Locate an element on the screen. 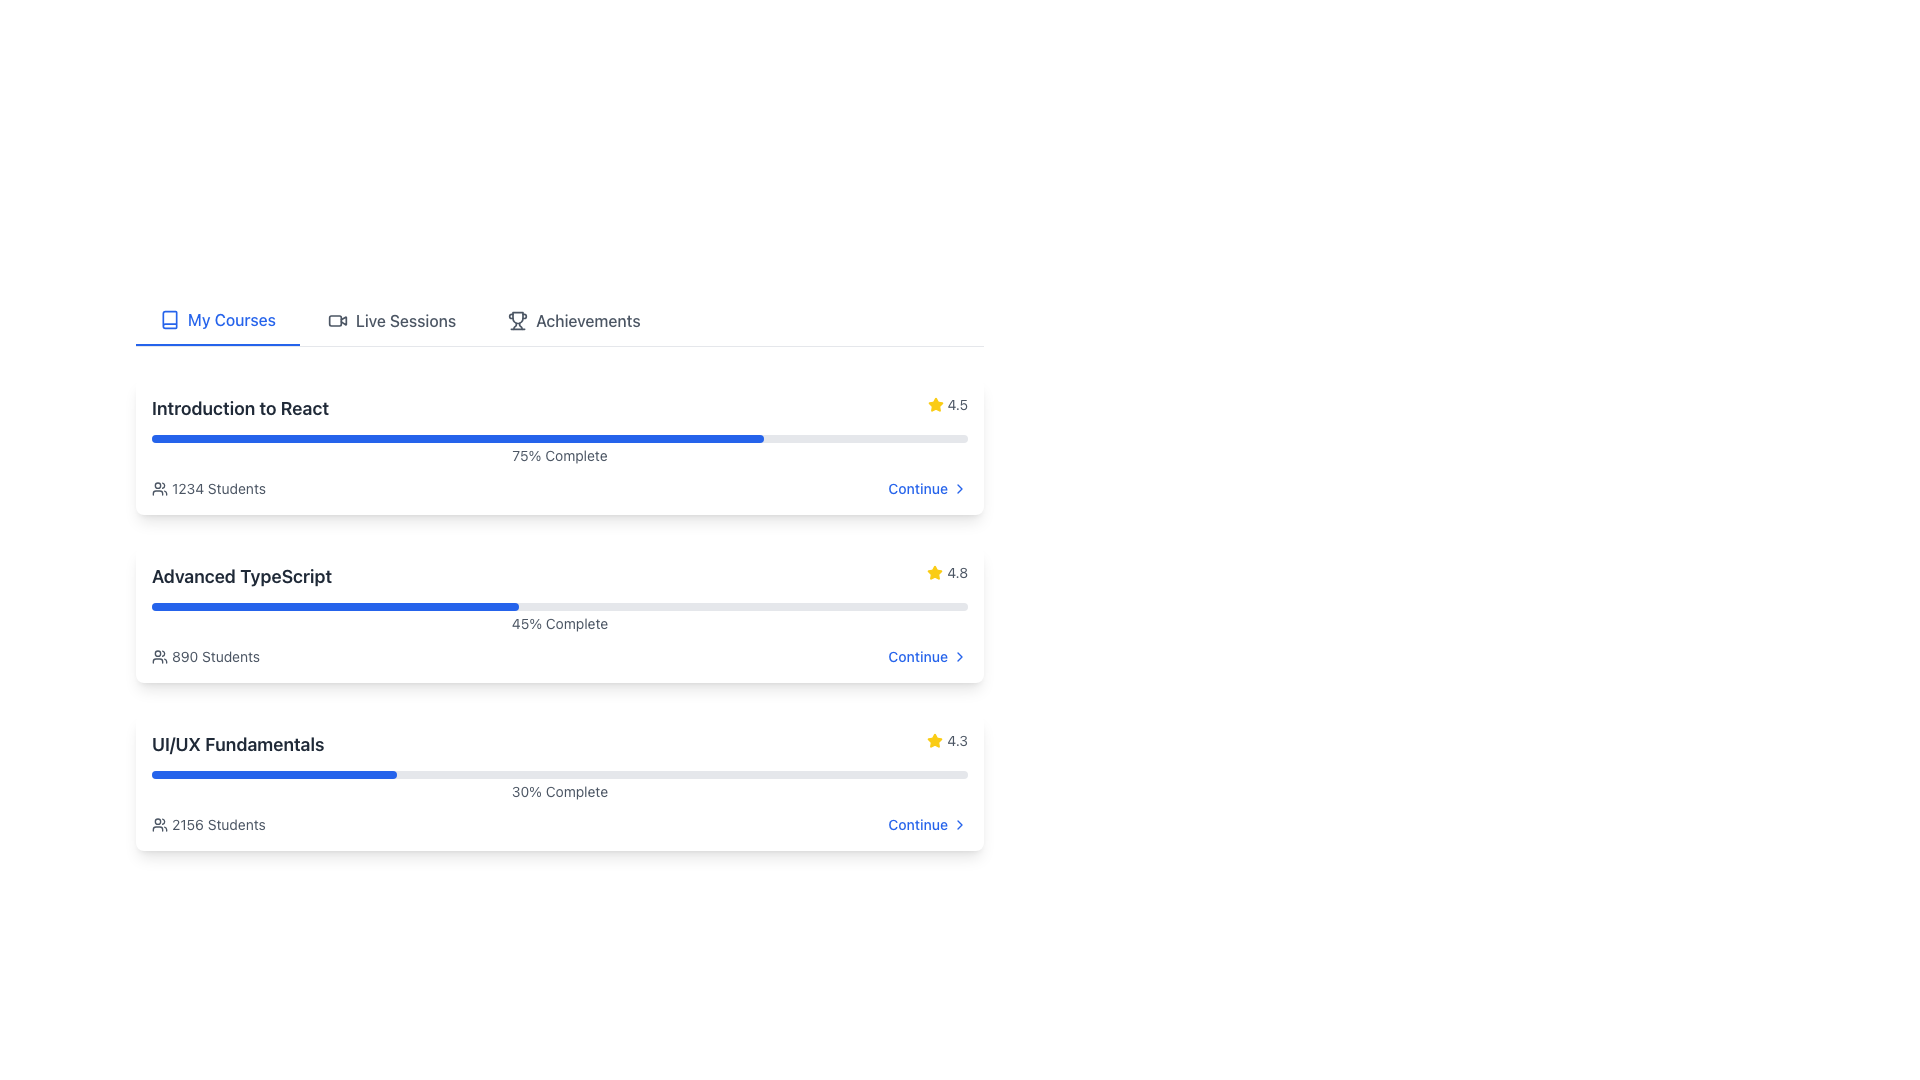  the rating icon representing user feedback score located in the rating section of the 'Introduction to React' card, positioned to the left of the '4.5' text is located at coordinates (934, 405).